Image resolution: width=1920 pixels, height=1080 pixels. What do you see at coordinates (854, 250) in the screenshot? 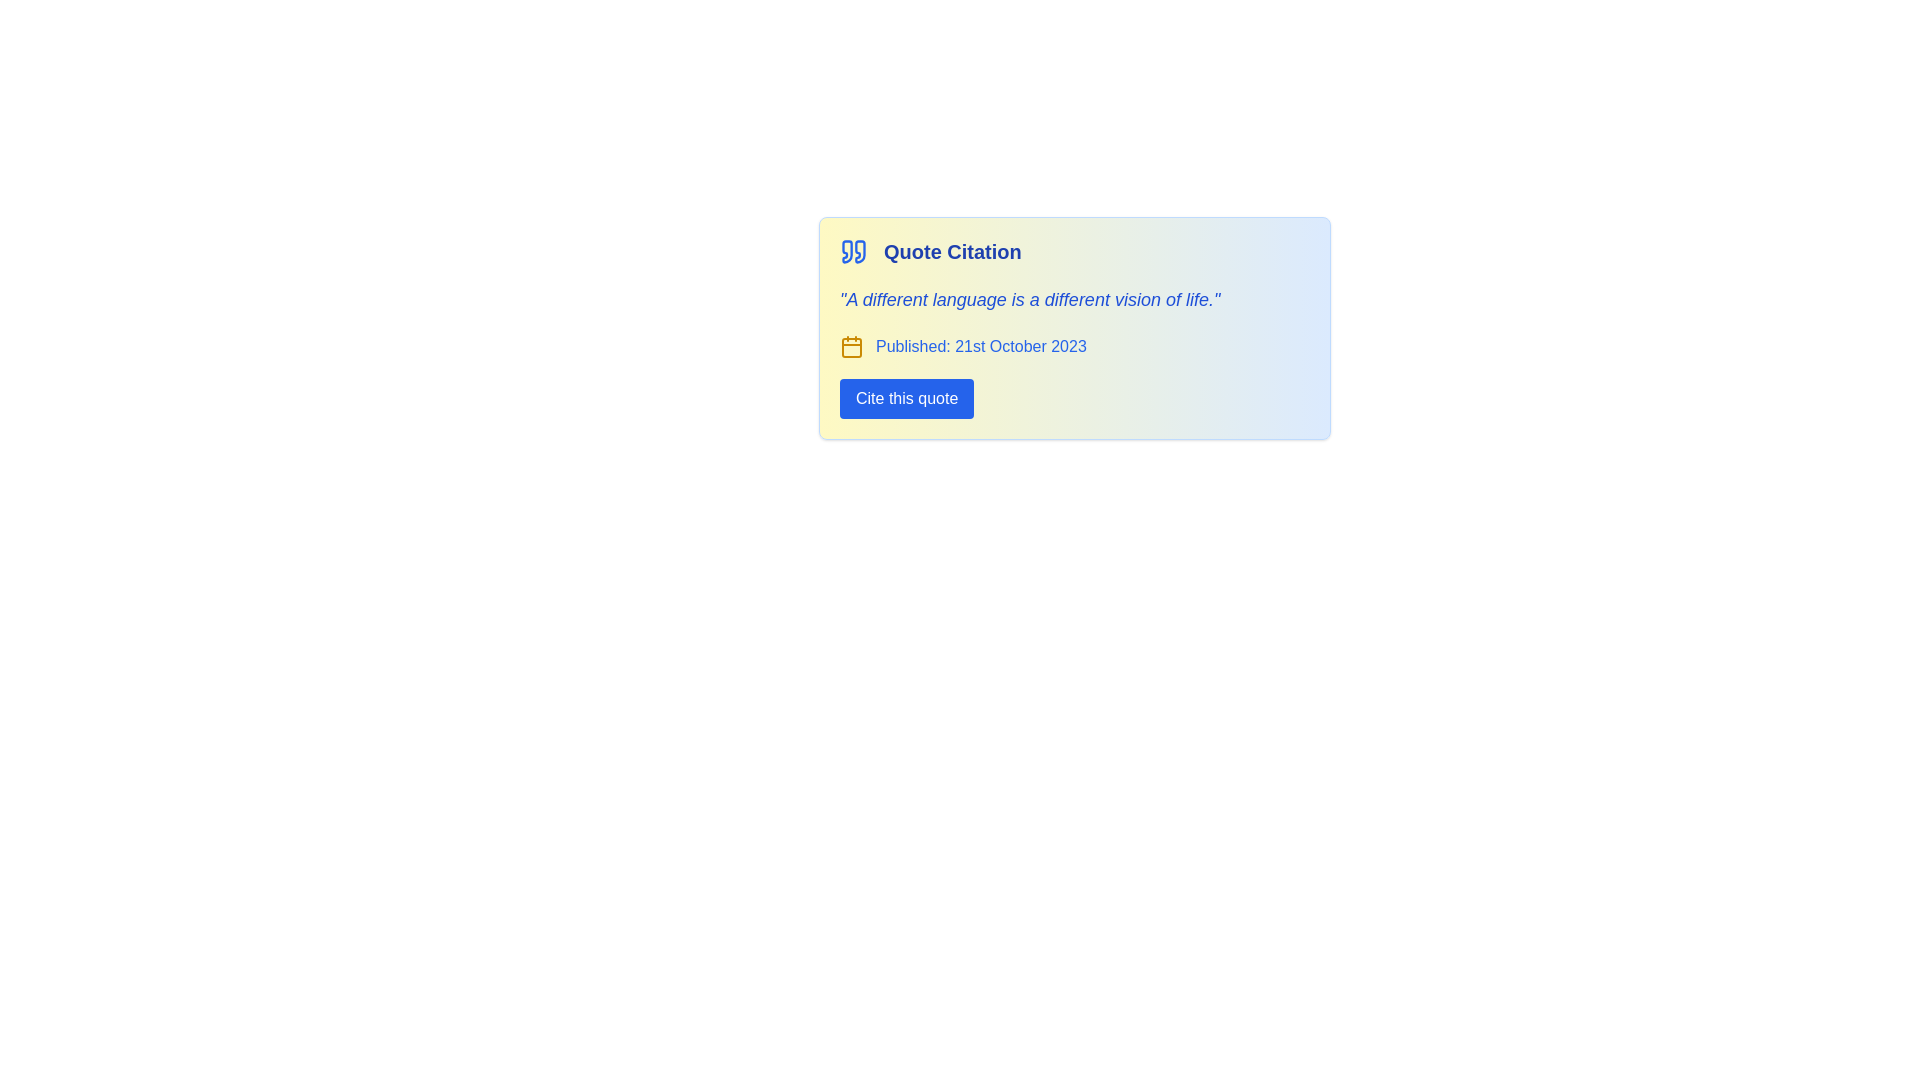
I see `the blue quotation marks SVG icon located to the left of the 'Quote Citation' title text at the top-left of the main content box` at bounding box center [854, 250].